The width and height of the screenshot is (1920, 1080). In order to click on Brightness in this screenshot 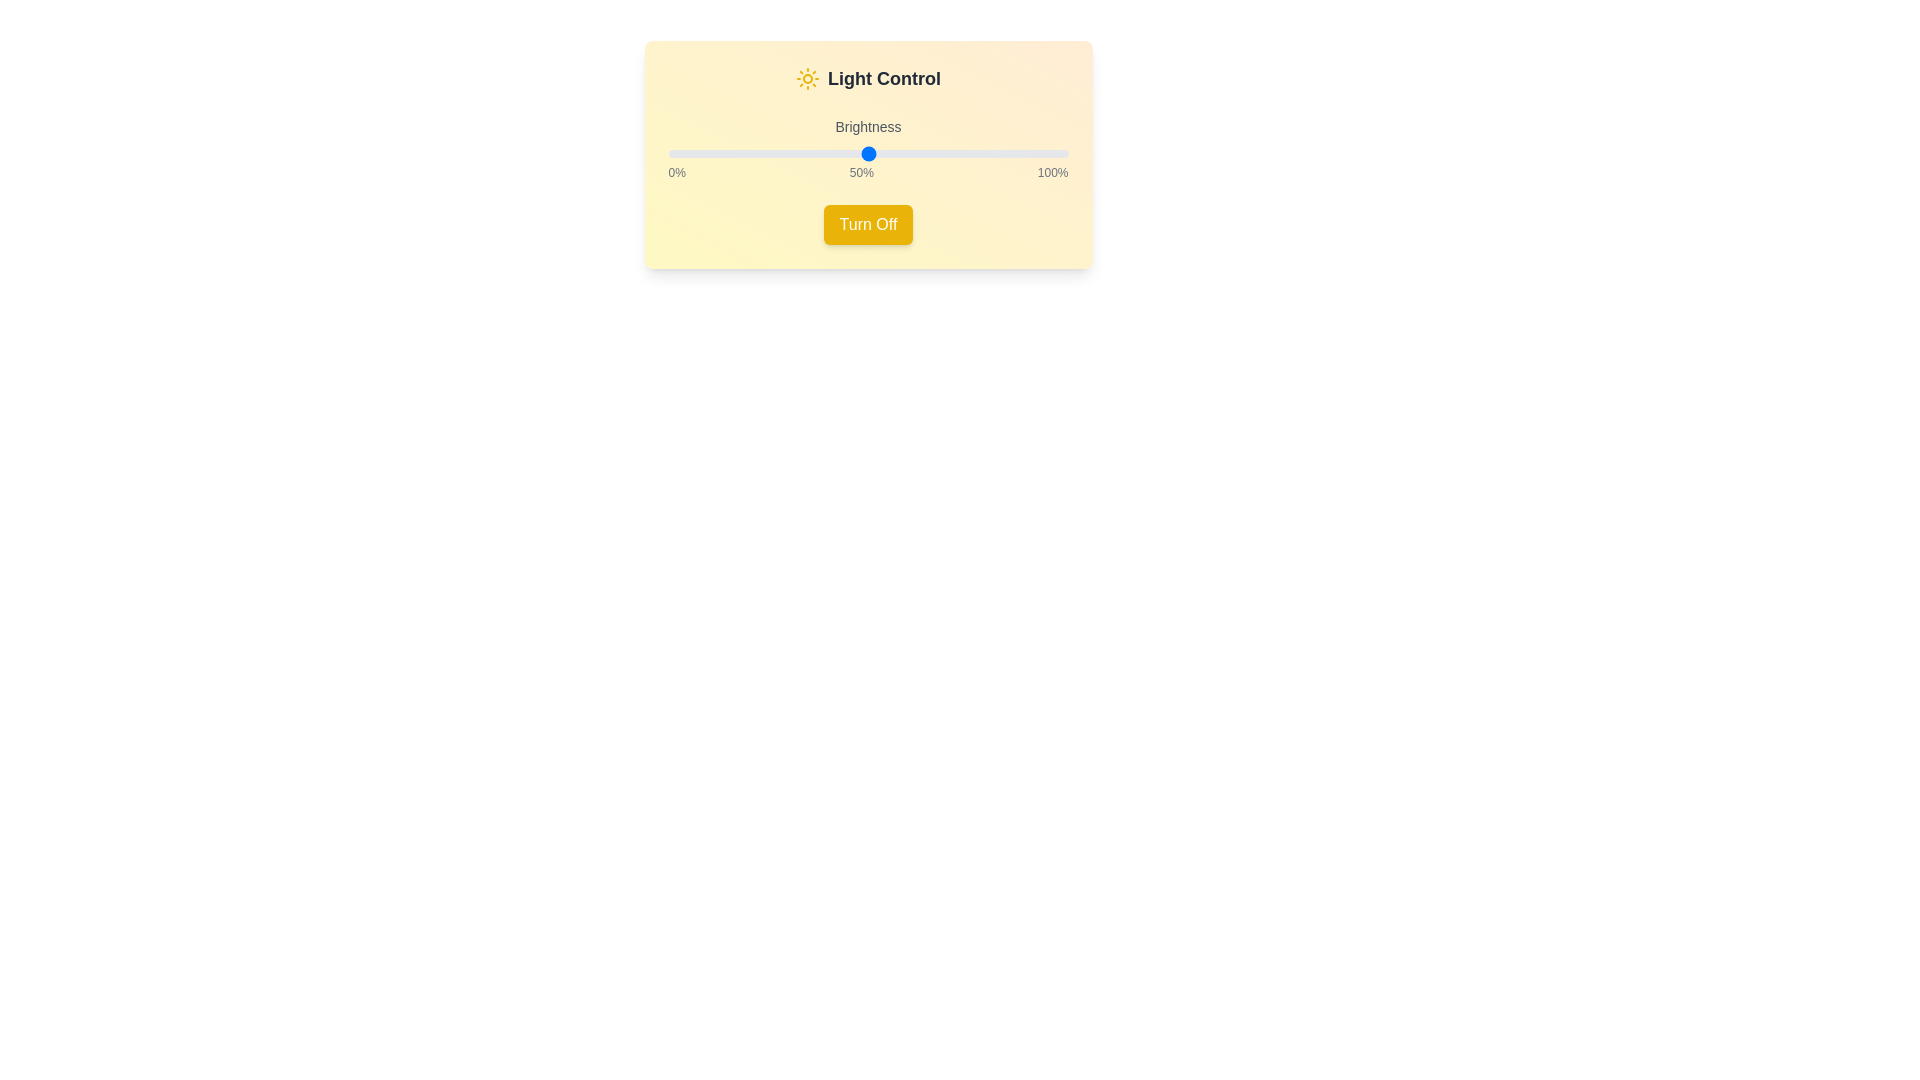, I will do `click(840, 153)`.